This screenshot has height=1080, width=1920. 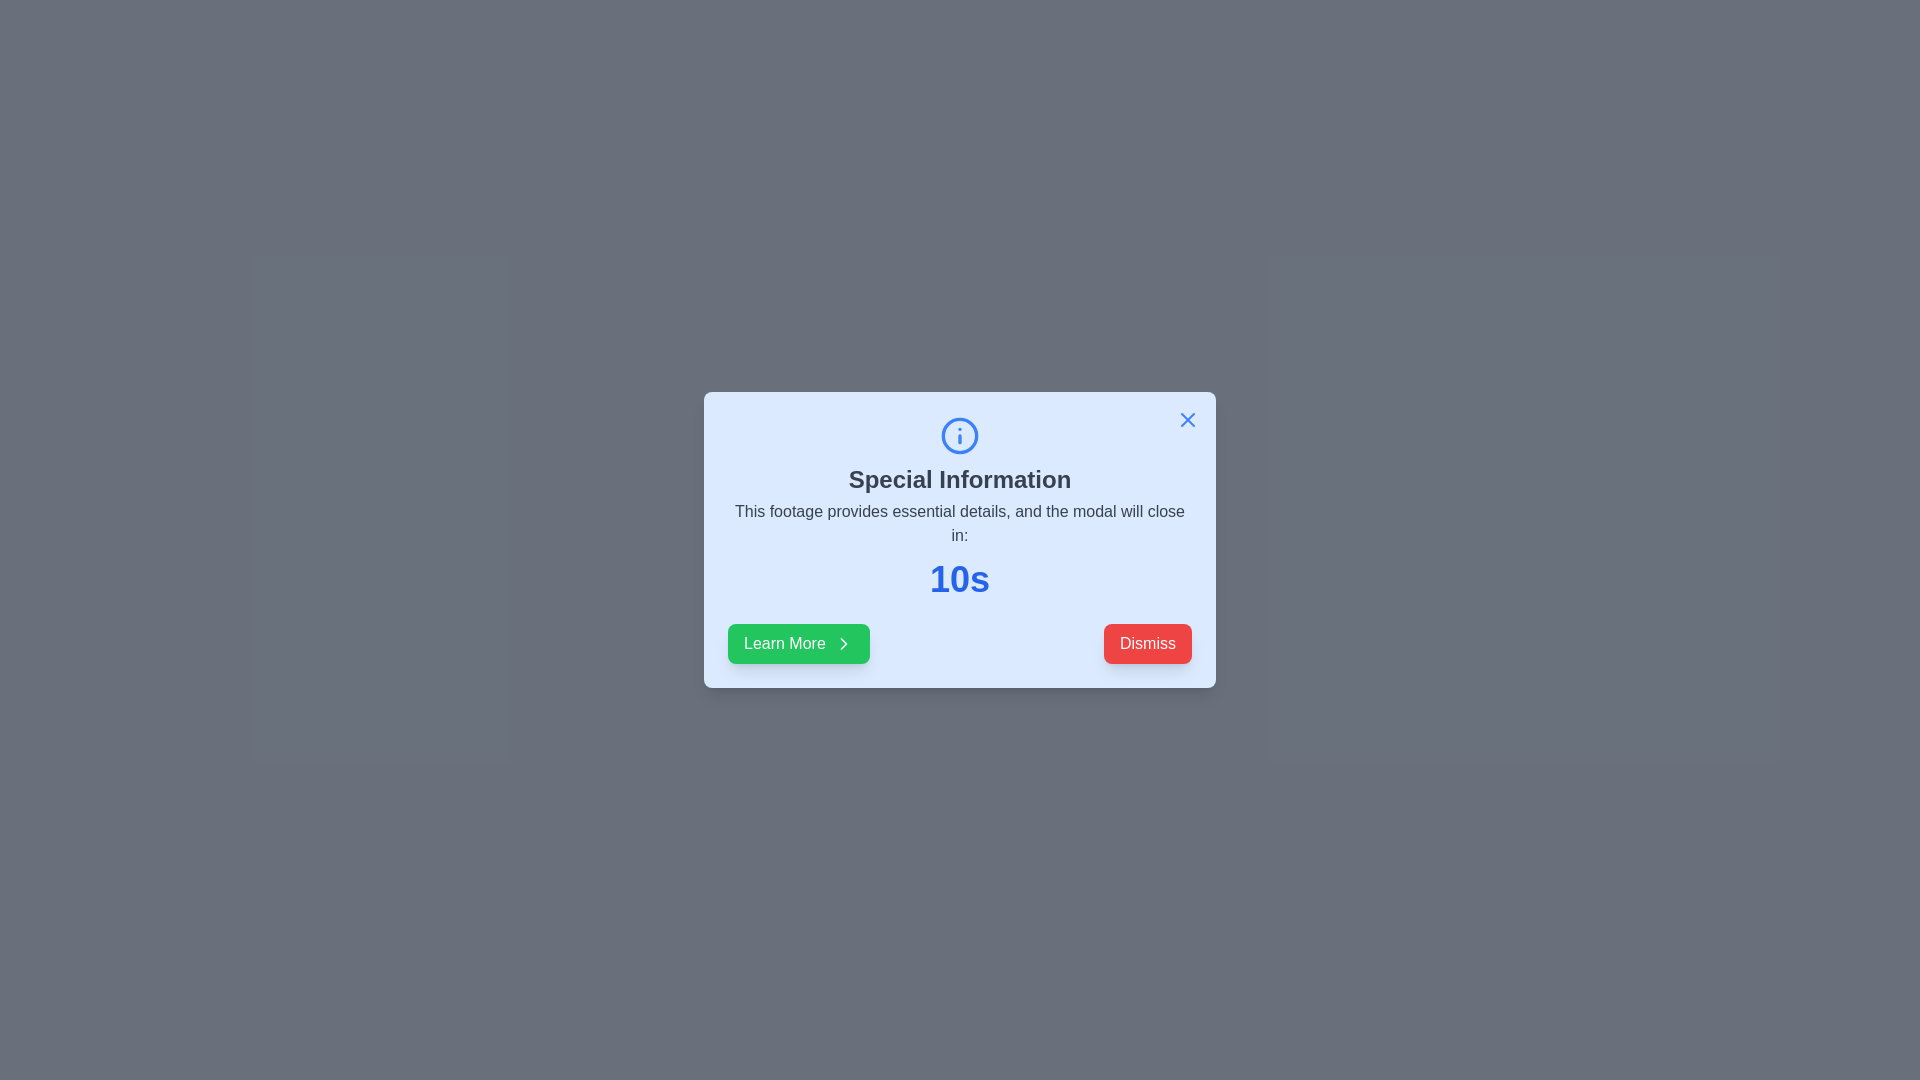 What do you see at coordinates (960, 479) in the screenshot?
I see `the bolded text label reading 'Special Information' located in the upper-middle section of the modal dialog, directly beneath the information icon` at bounding box center [960, 479].